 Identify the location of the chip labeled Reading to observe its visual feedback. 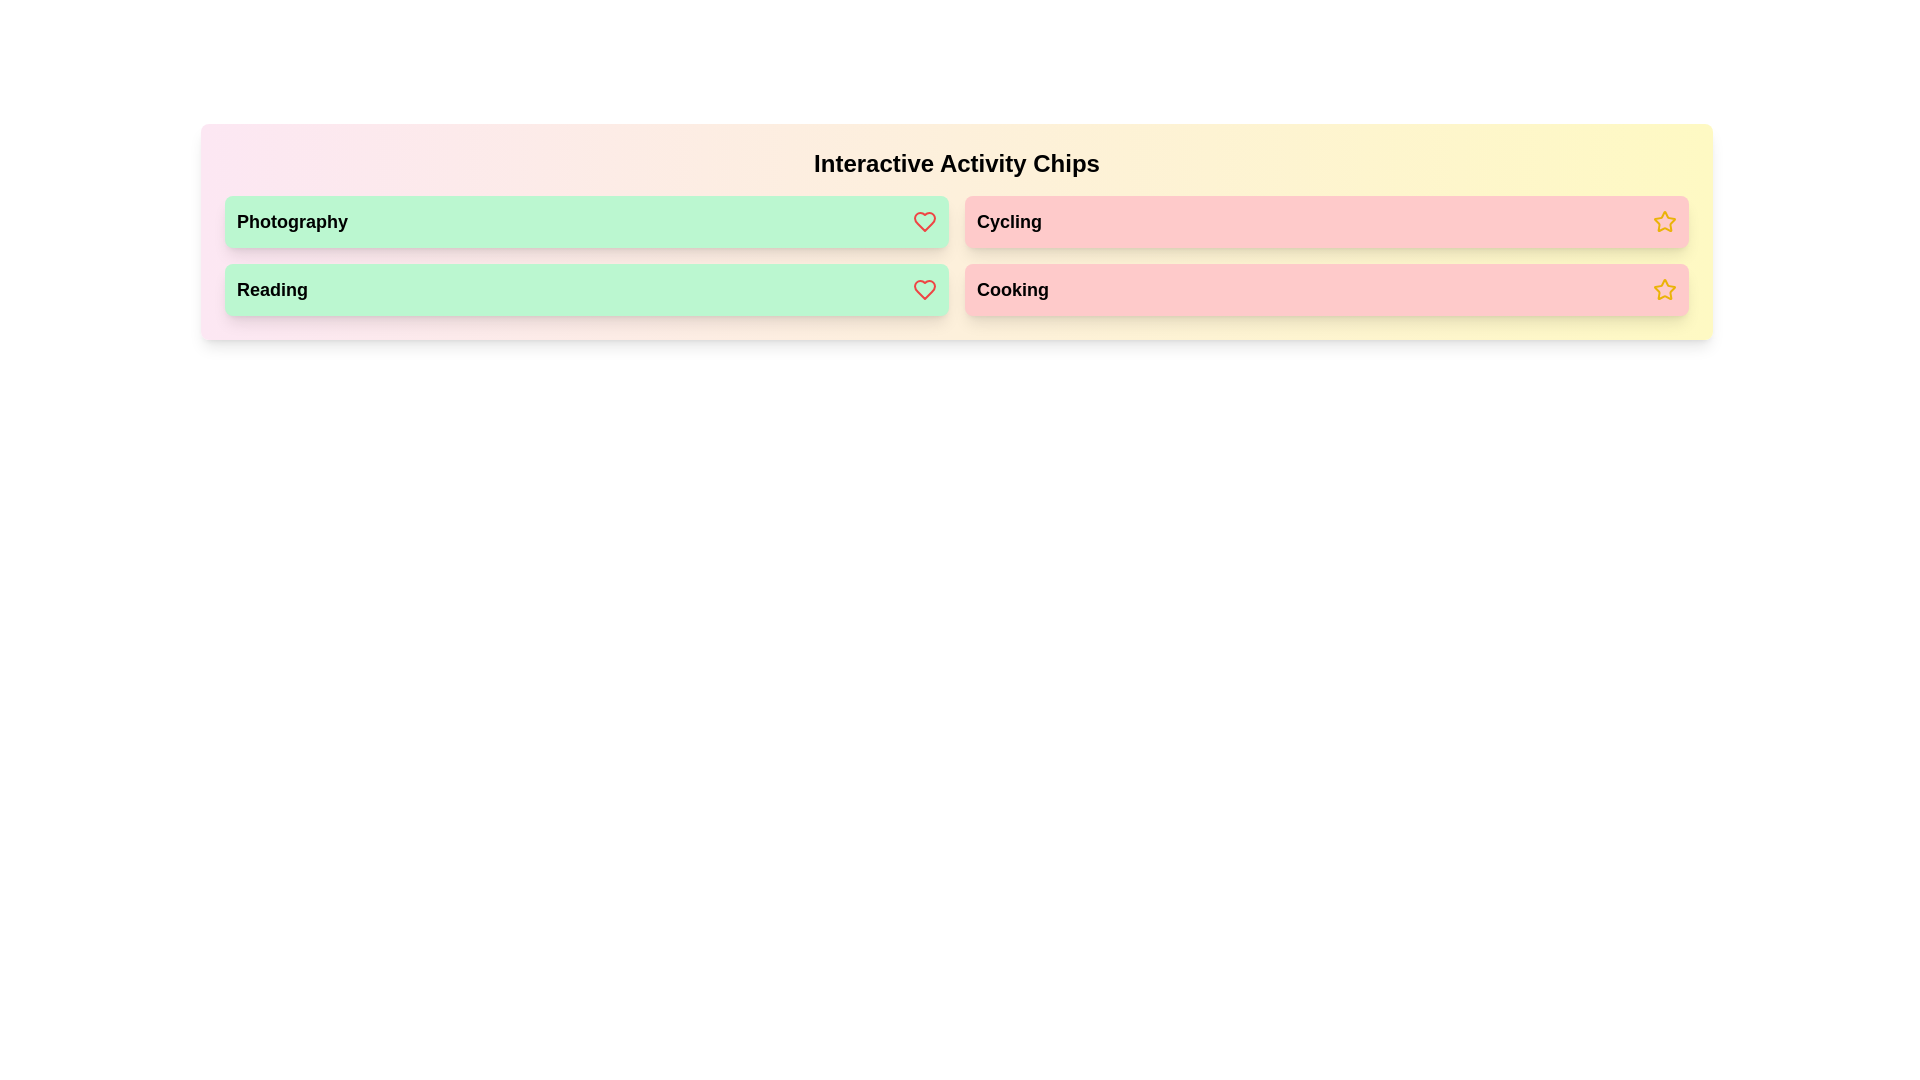
(585, 289).